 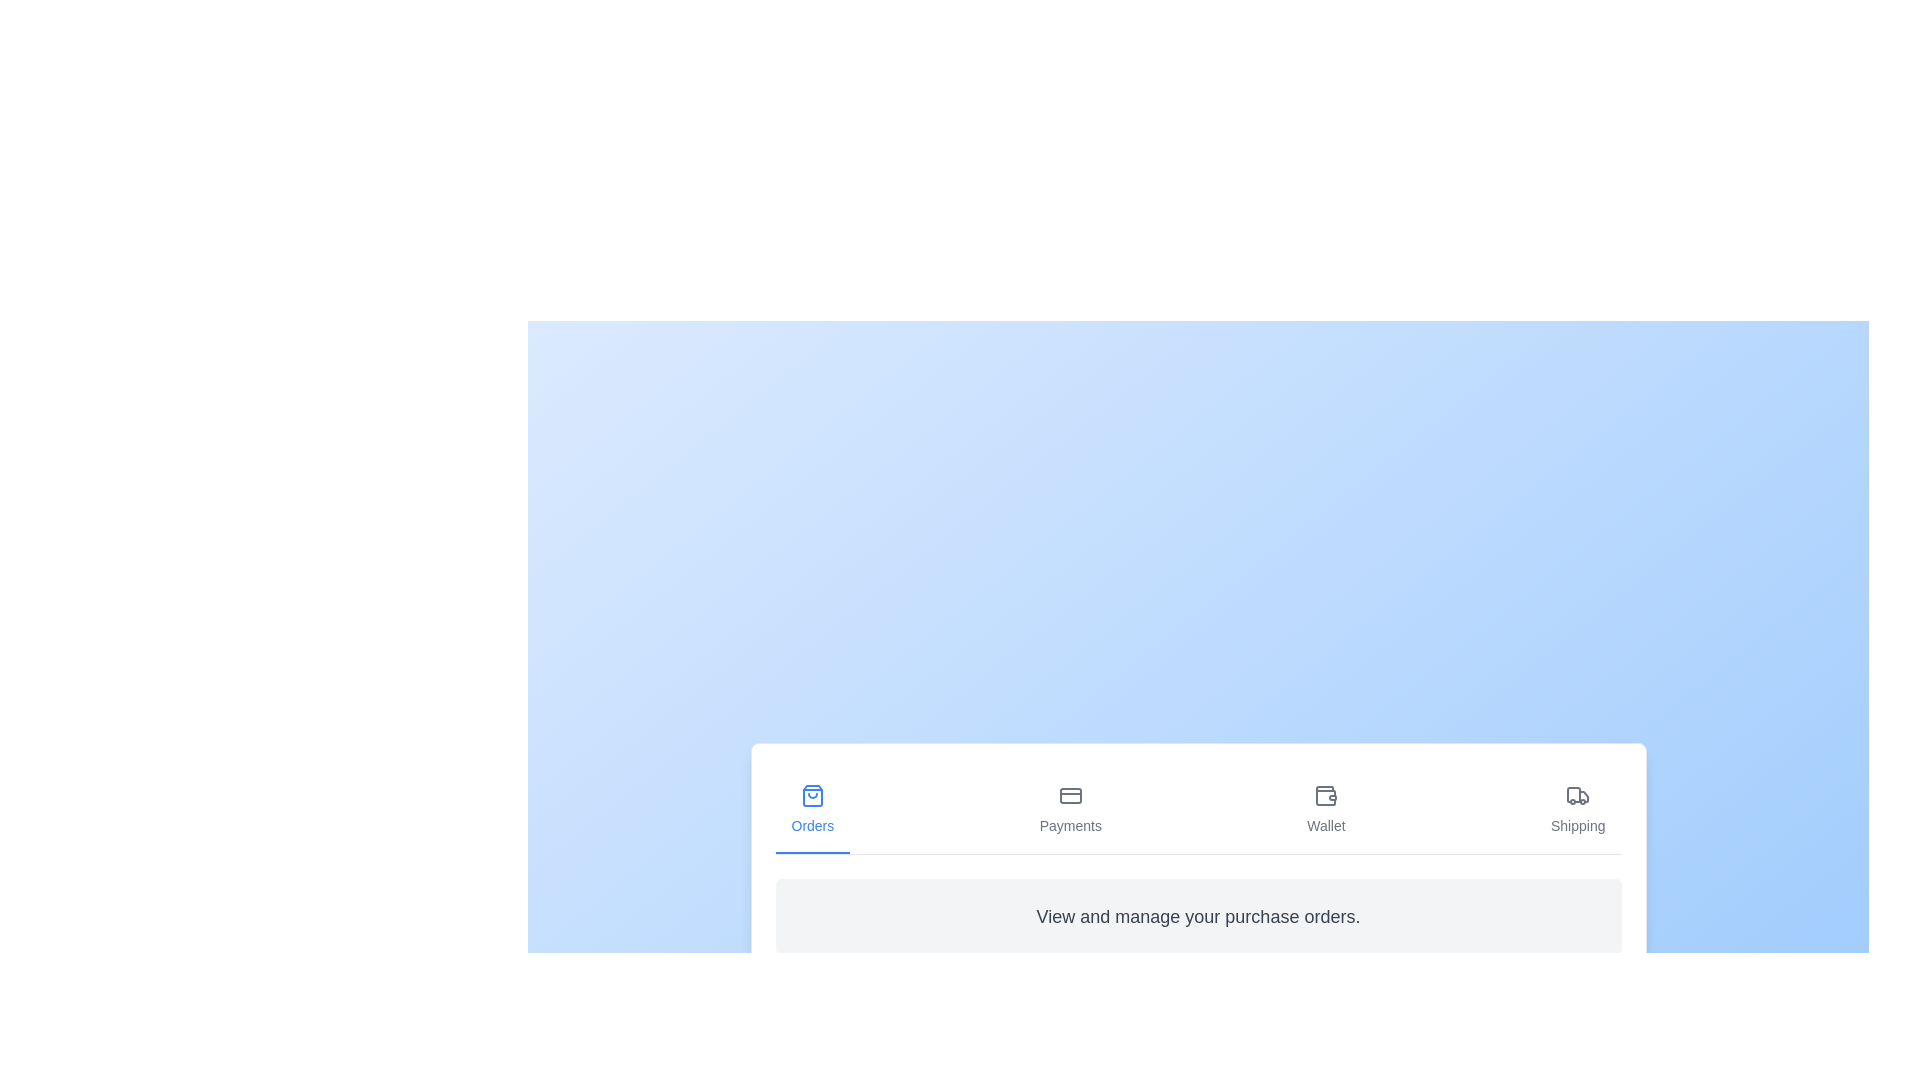 What do you see at coordinates (812, 810) in the screenshot?
I see `the 'Orders' navigation button located in the top-left corner of the interface` at bounding box center [812, 810].